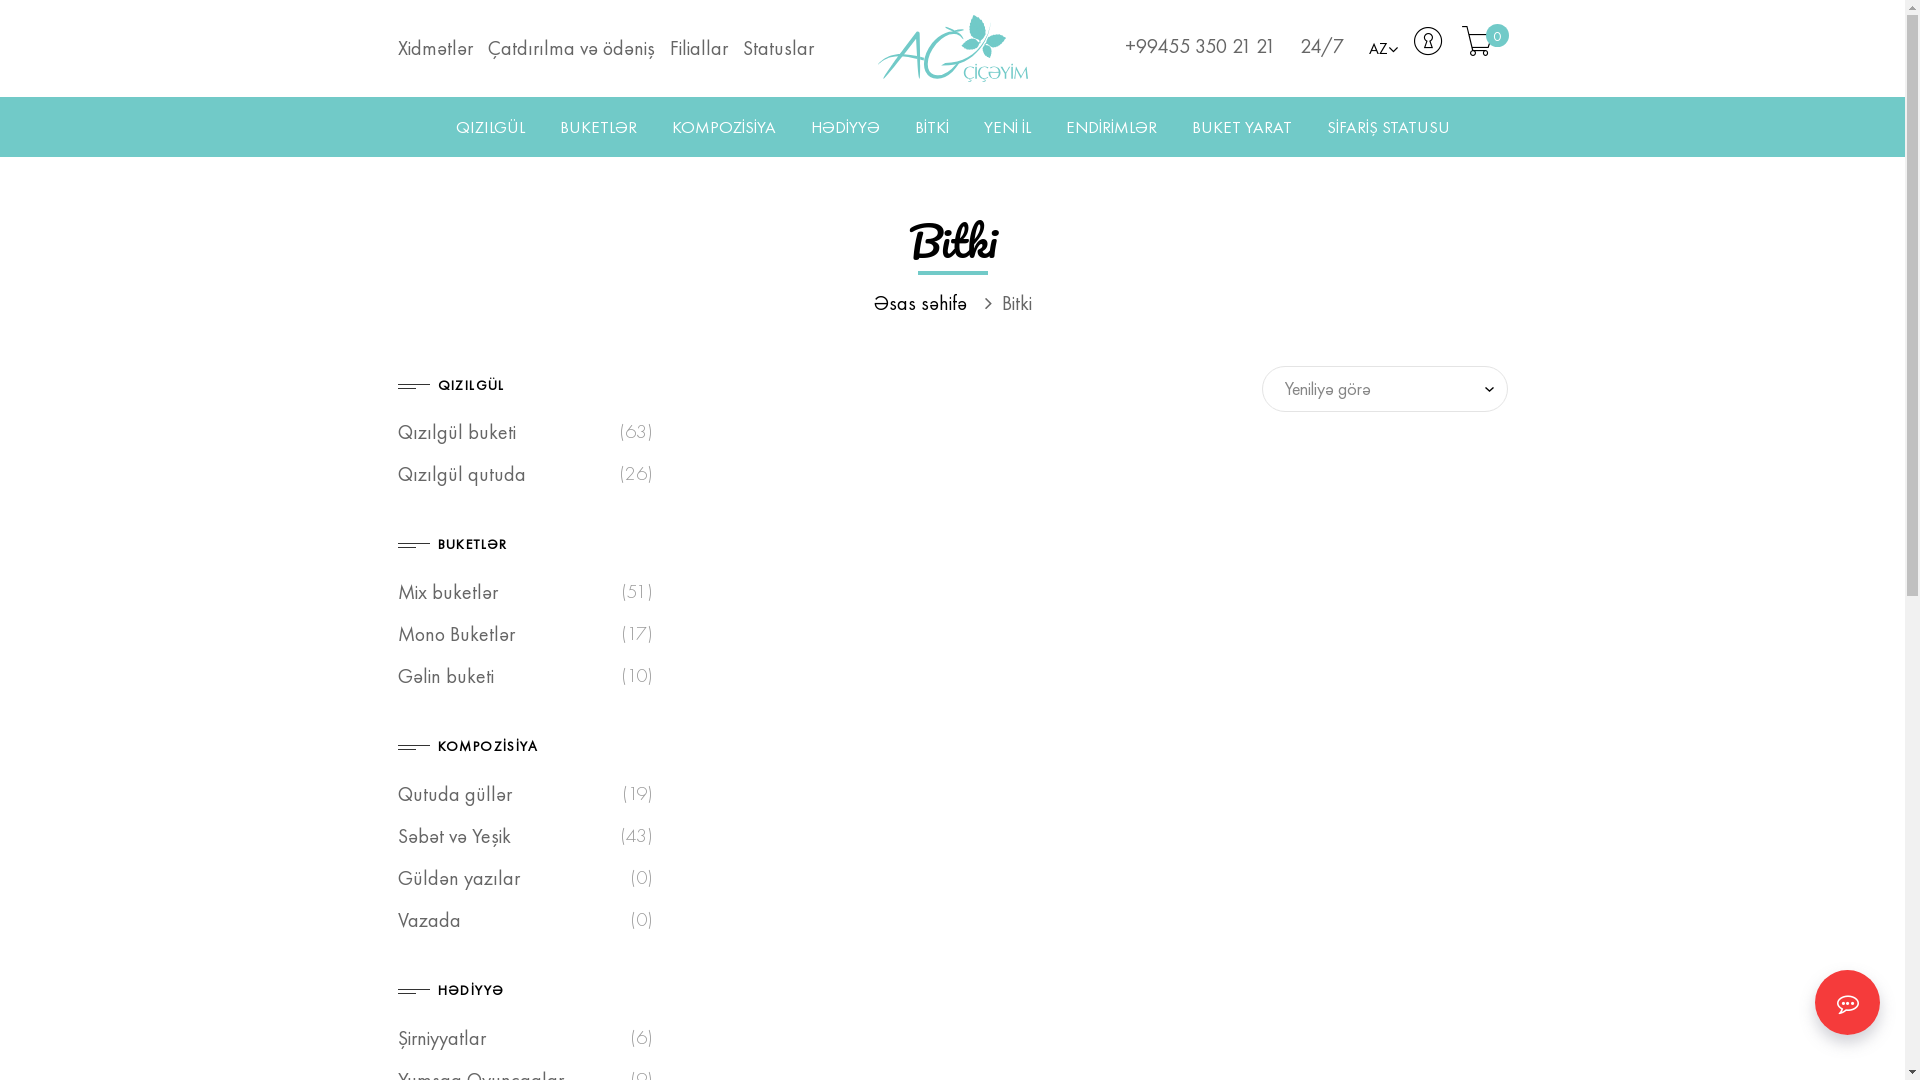 This screenshot has width=1920, height=1080. What do you see at coordinates (1381, 48) in the screenshot?
I see `'AZ'` at bounding box center [1381, 48].